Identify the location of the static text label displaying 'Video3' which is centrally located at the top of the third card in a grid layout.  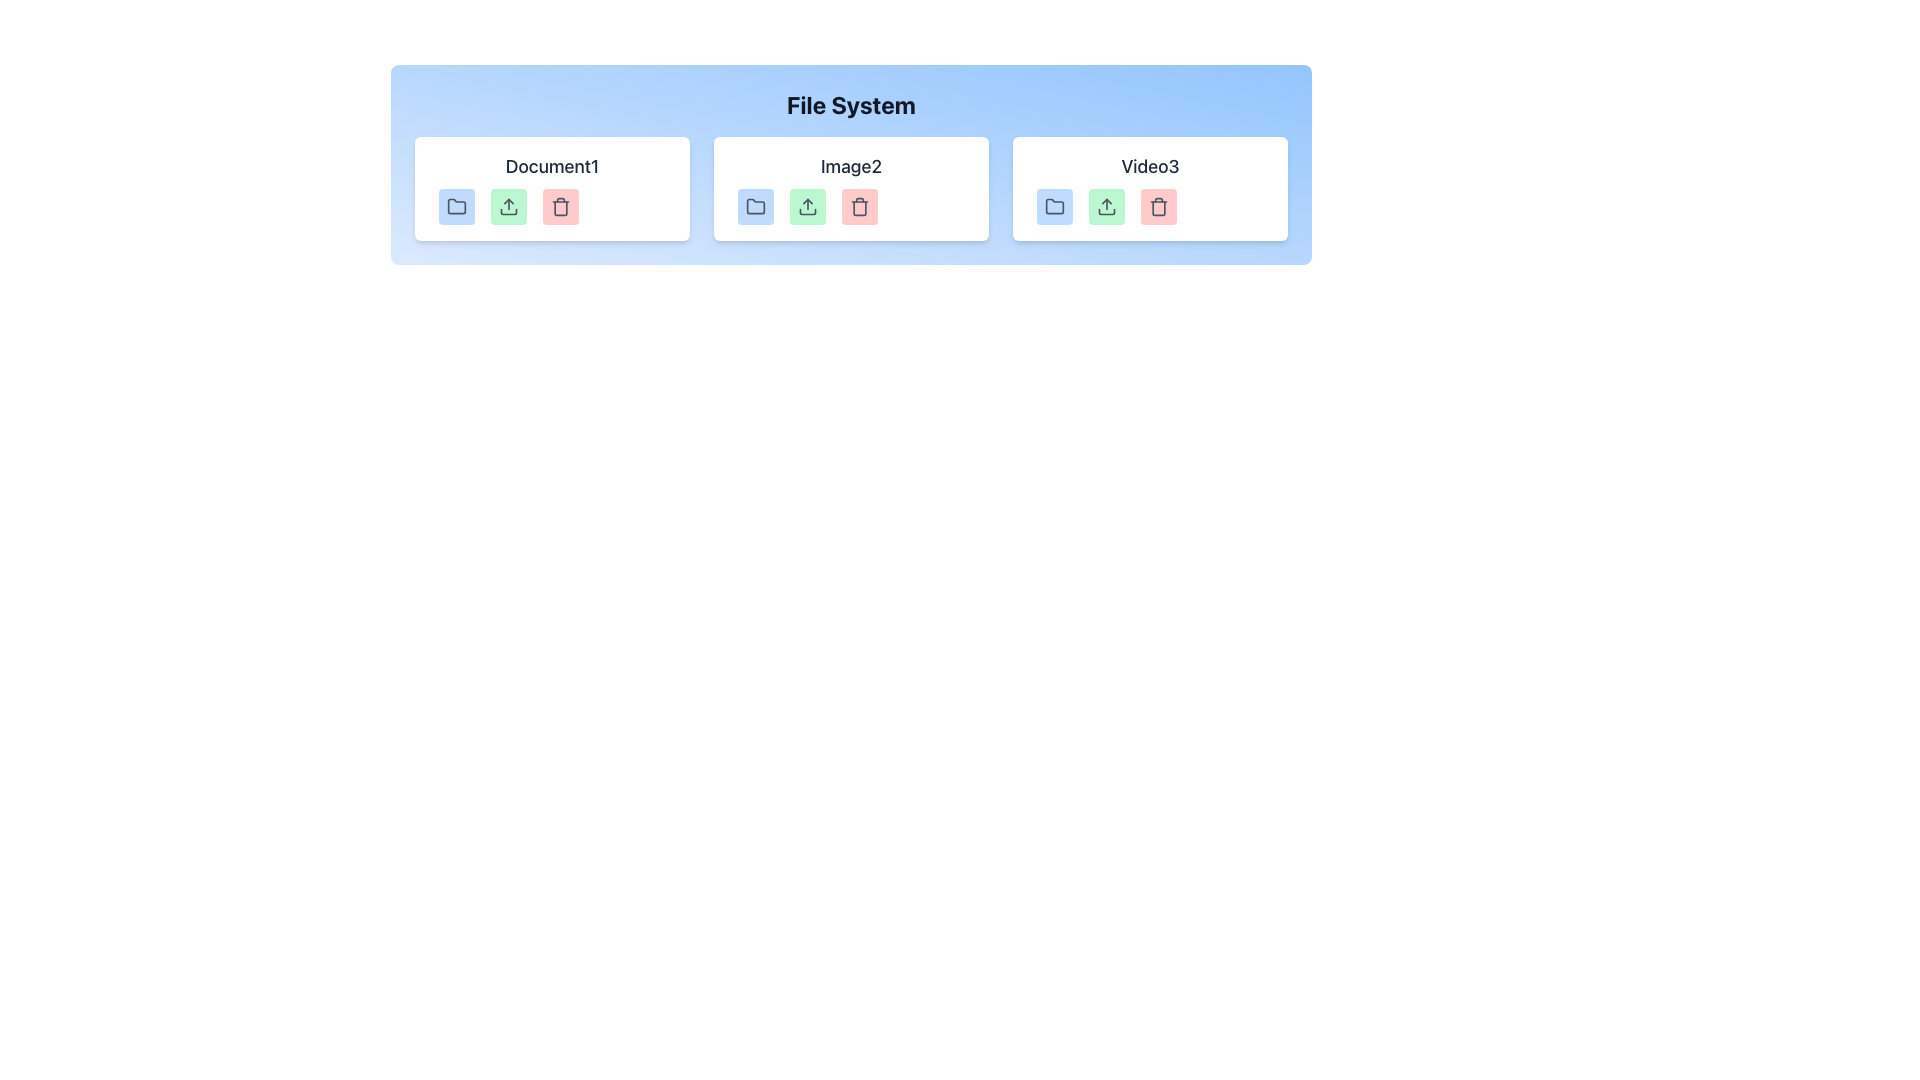
(1150, 165).